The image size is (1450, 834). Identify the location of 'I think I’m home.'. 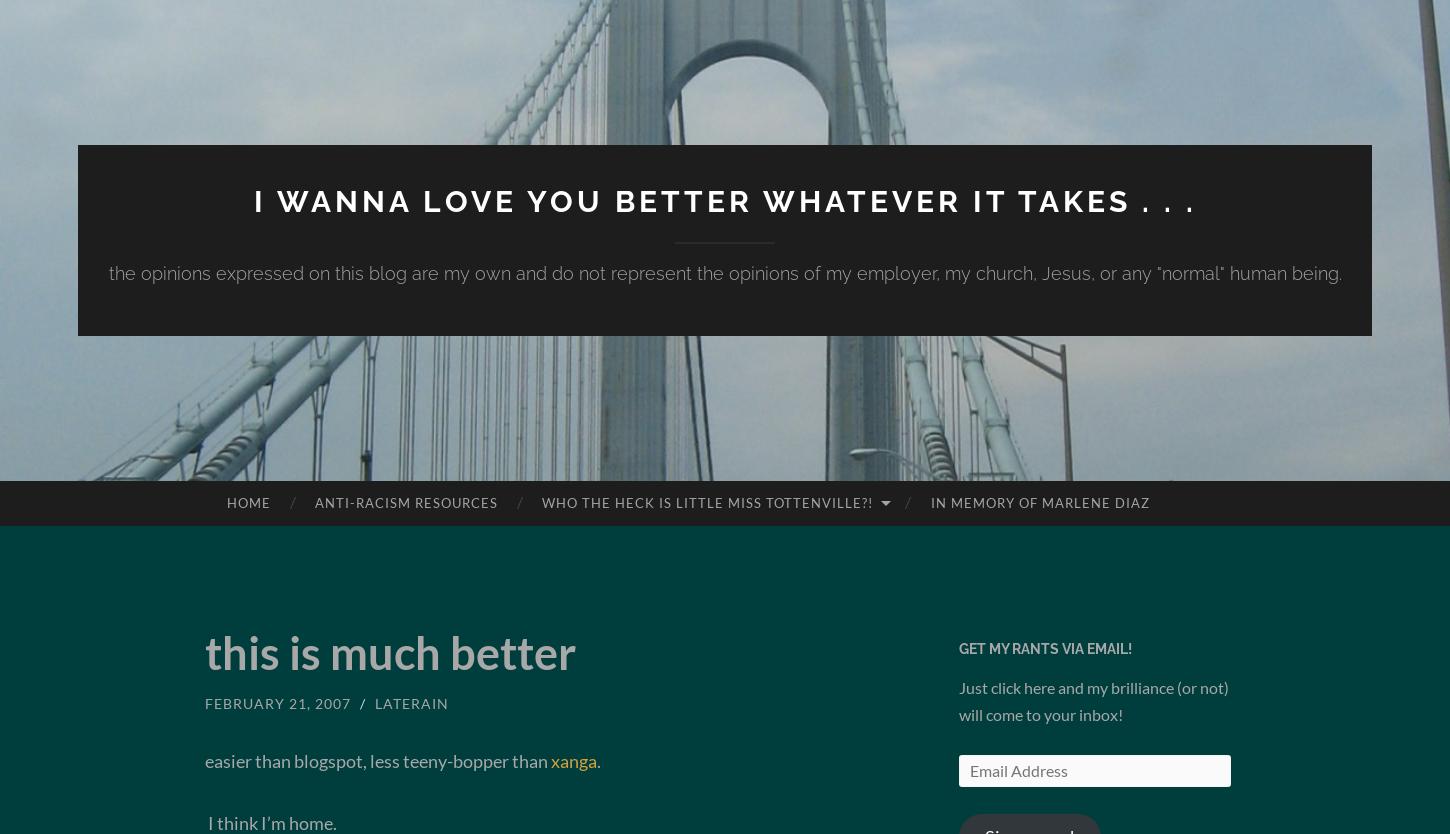
(271, 820).